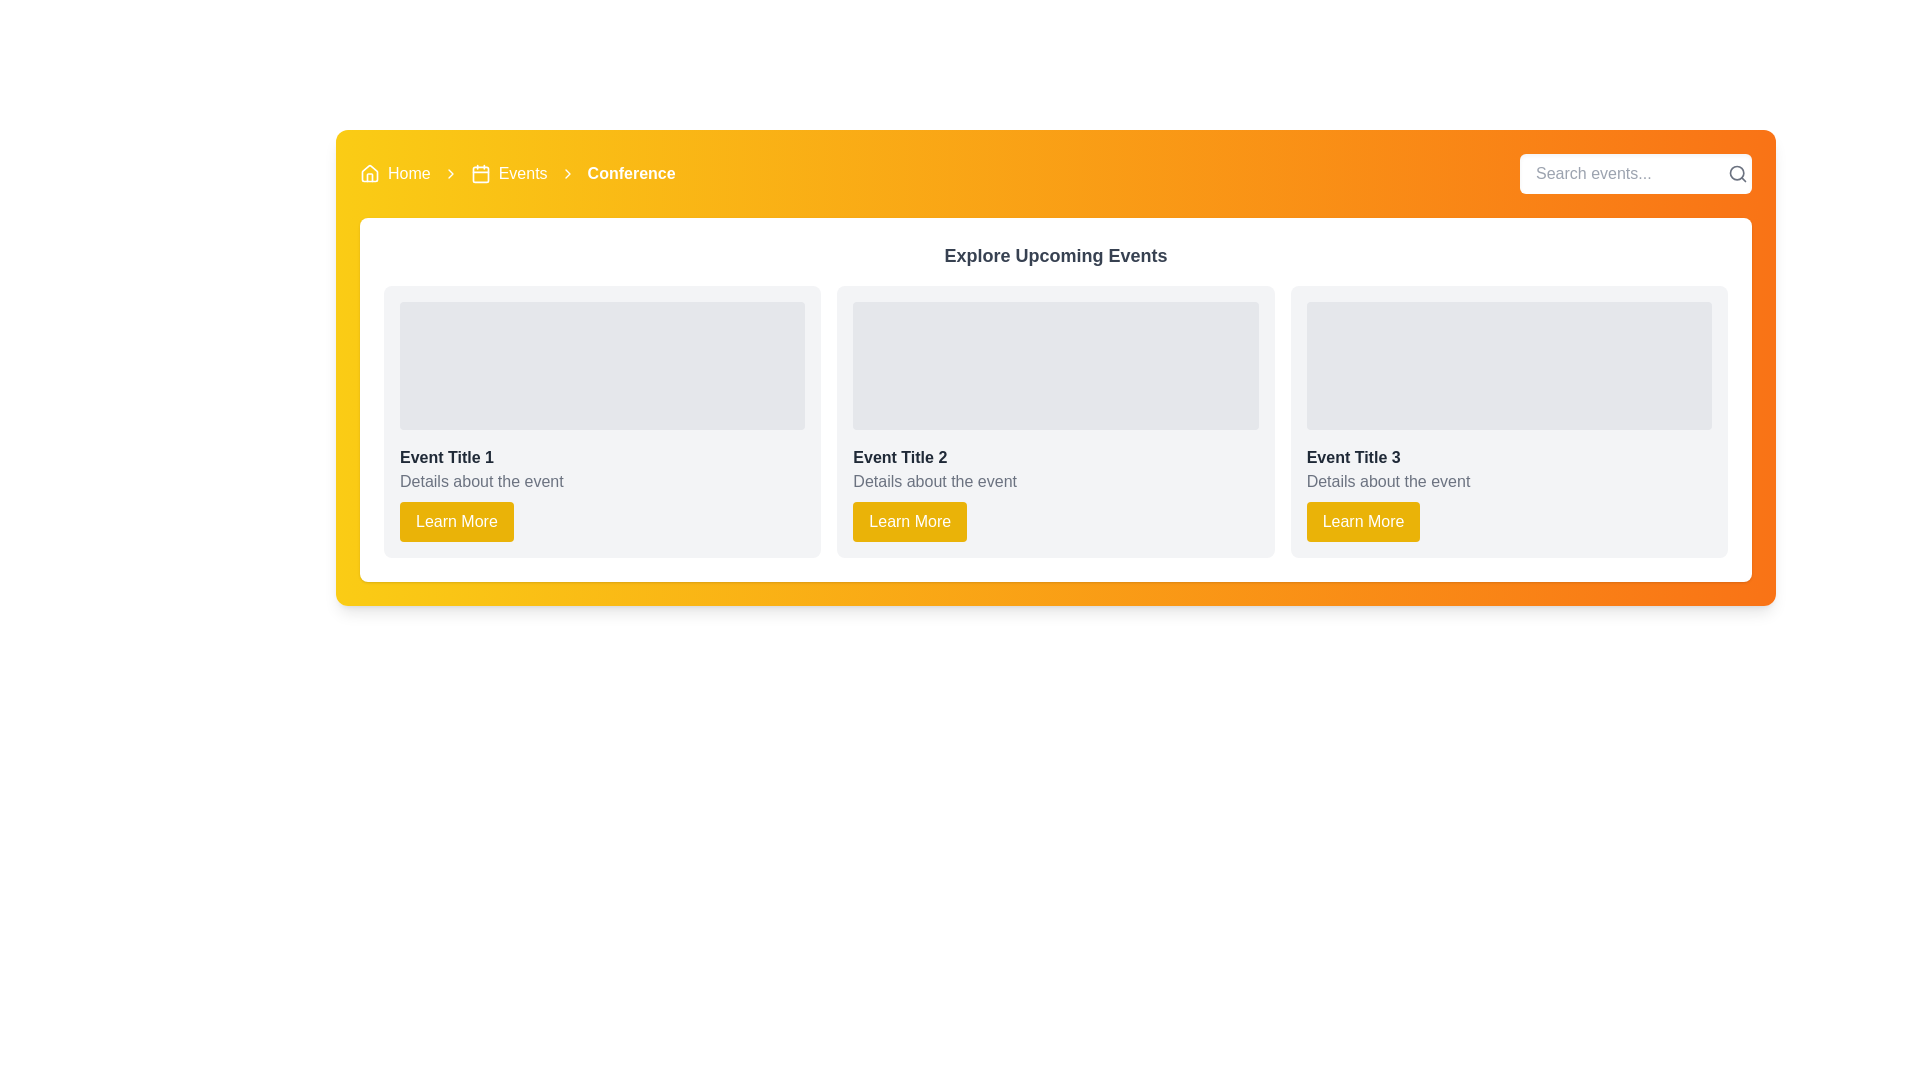 This screenshot has width=1920, height=1080. What do you see at coordinates (1387, 482) in the screenshot?
I see `the static text element that provides additional information regarding the event, positioned below 'Event Title 3' and above the 'Learn More' button` at bounding box center [1387, 482].